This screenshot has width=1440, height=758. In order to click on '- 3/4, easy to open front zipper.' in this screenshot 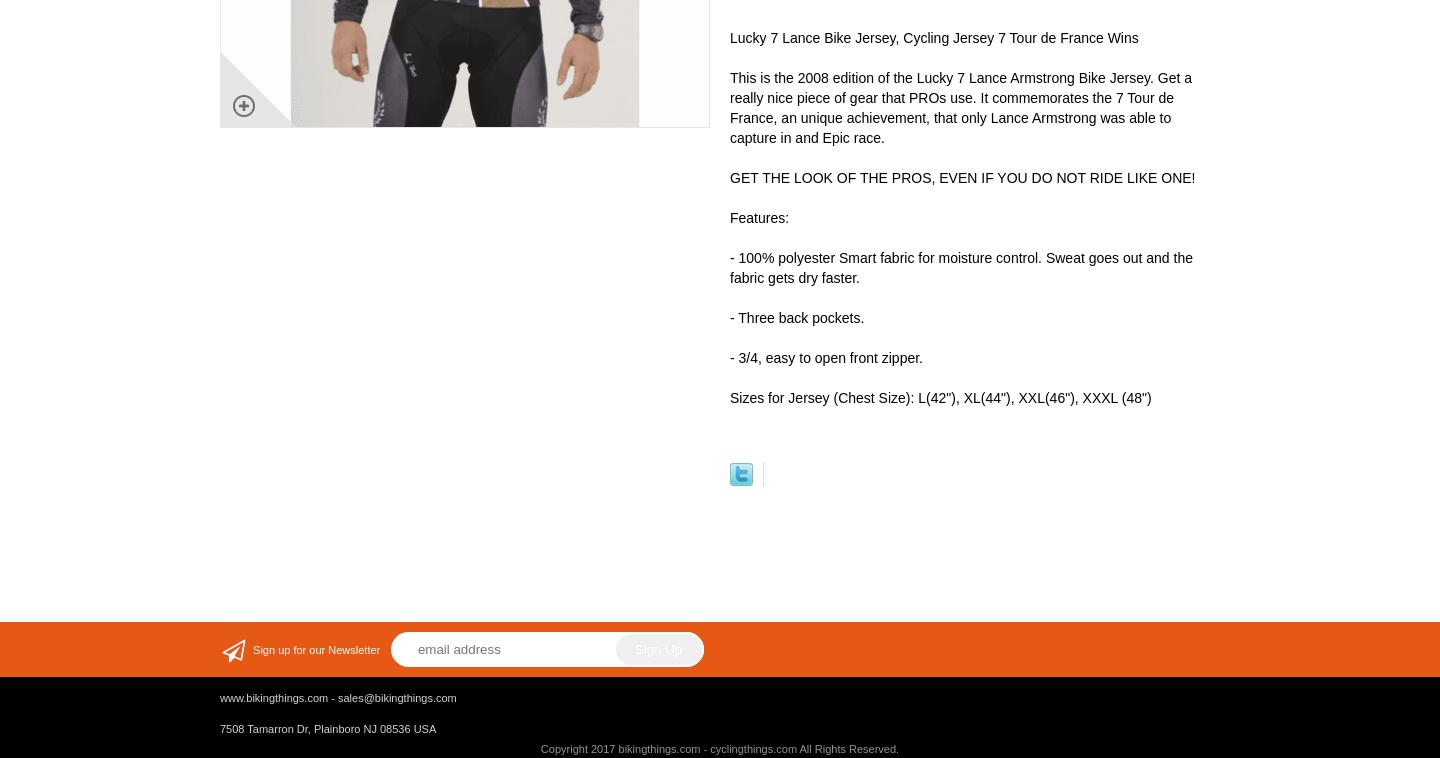, I will do `click(826, 358)`.